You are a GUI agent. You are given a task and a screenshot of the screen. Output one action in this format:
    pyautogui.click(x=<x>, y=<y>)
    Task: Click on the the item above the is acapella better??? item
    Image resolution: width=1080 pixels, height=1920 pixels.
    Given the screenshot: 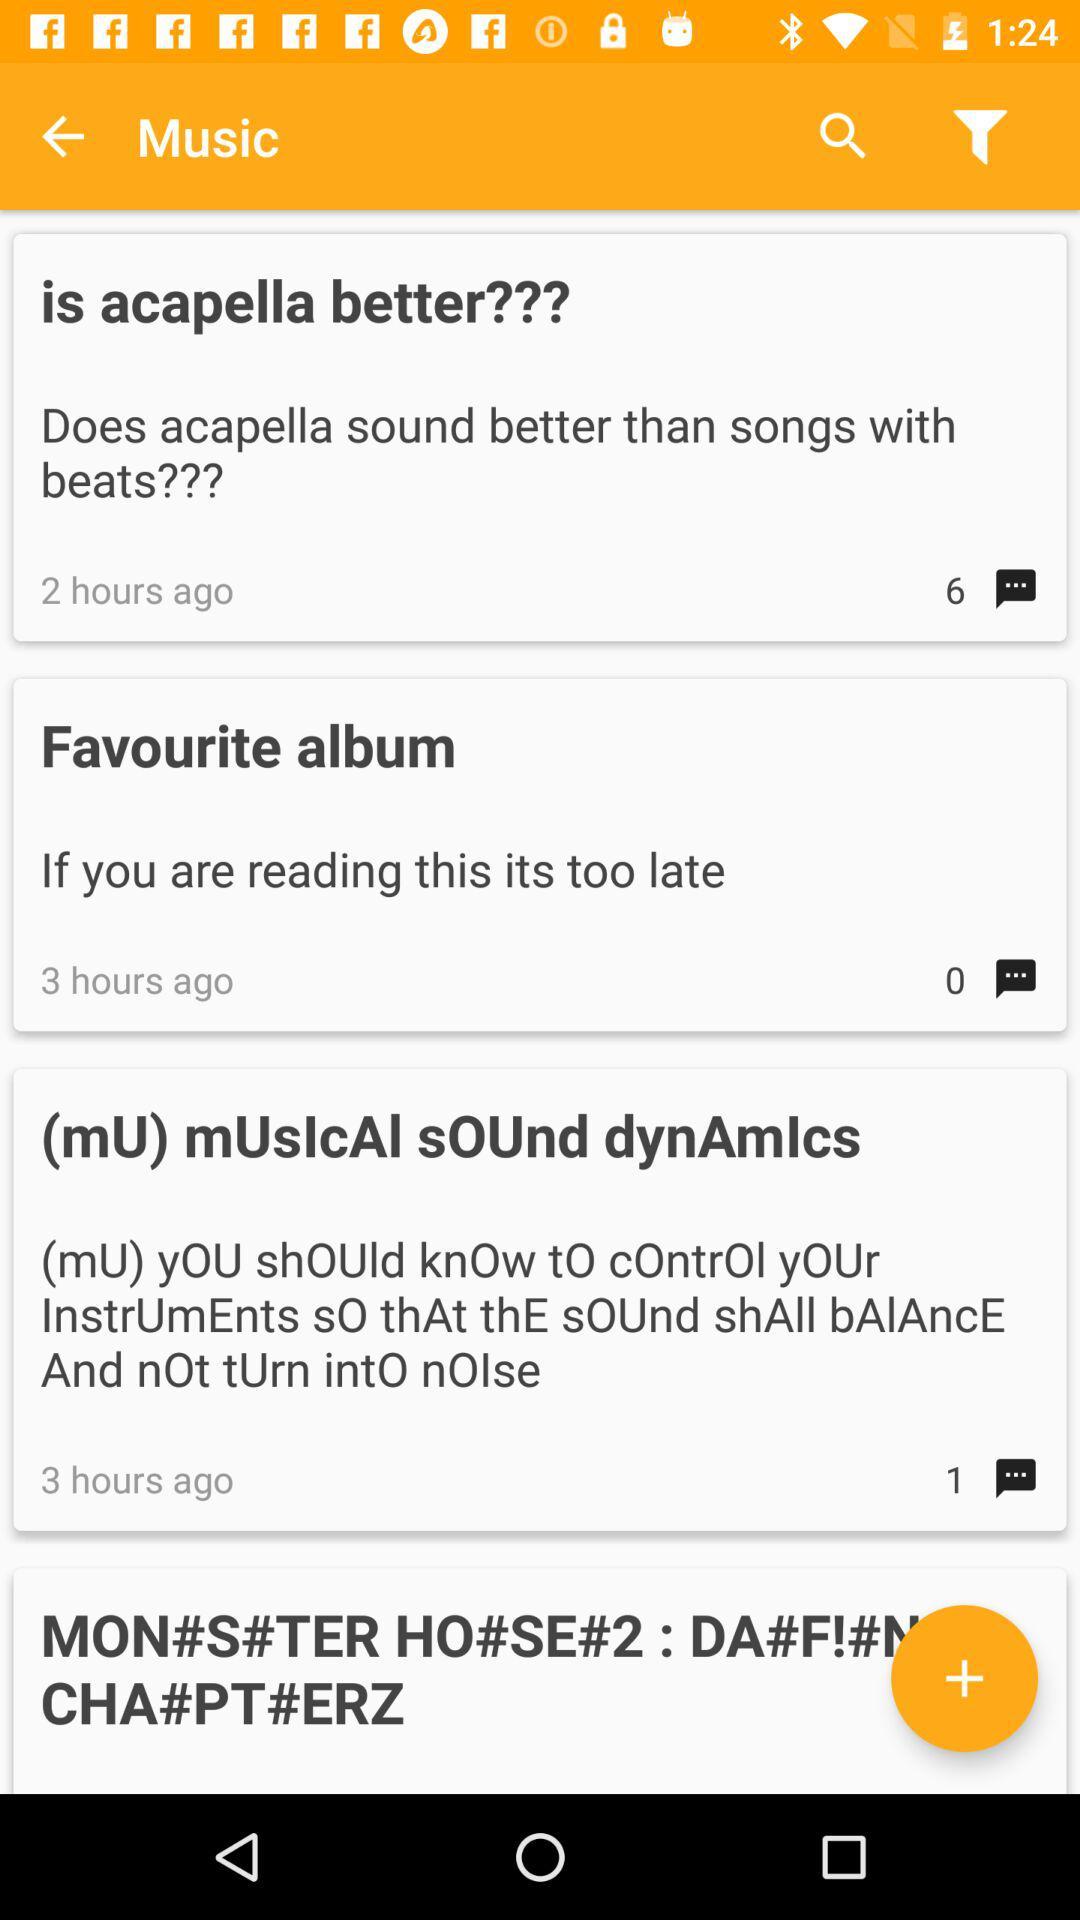 What is the action you would take?
    pyautogui.click(x=61, y=135)
    